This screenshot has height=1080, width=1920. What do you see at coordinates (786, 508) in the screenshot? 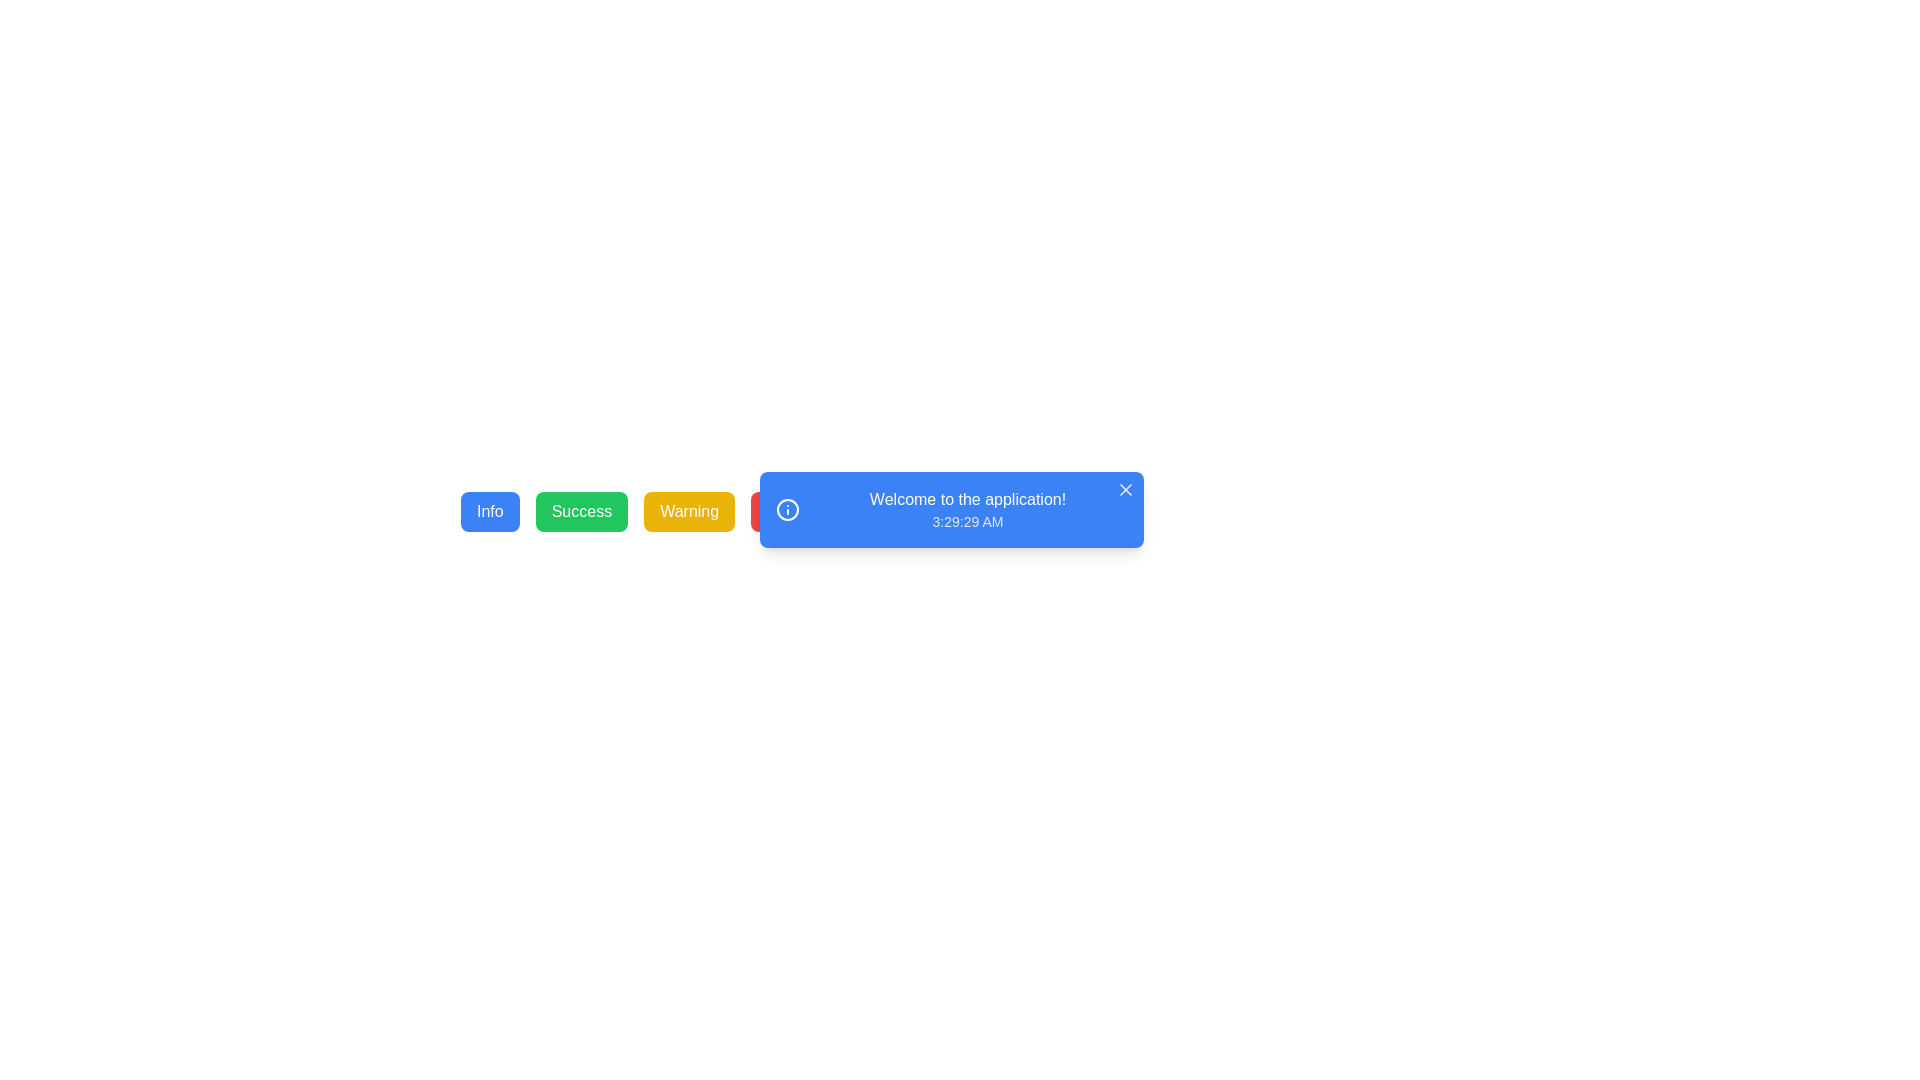
I see `the informational icon located at the left edge of the notification box titled 'Welcome to the application!'` at bounding box center [786, 508].